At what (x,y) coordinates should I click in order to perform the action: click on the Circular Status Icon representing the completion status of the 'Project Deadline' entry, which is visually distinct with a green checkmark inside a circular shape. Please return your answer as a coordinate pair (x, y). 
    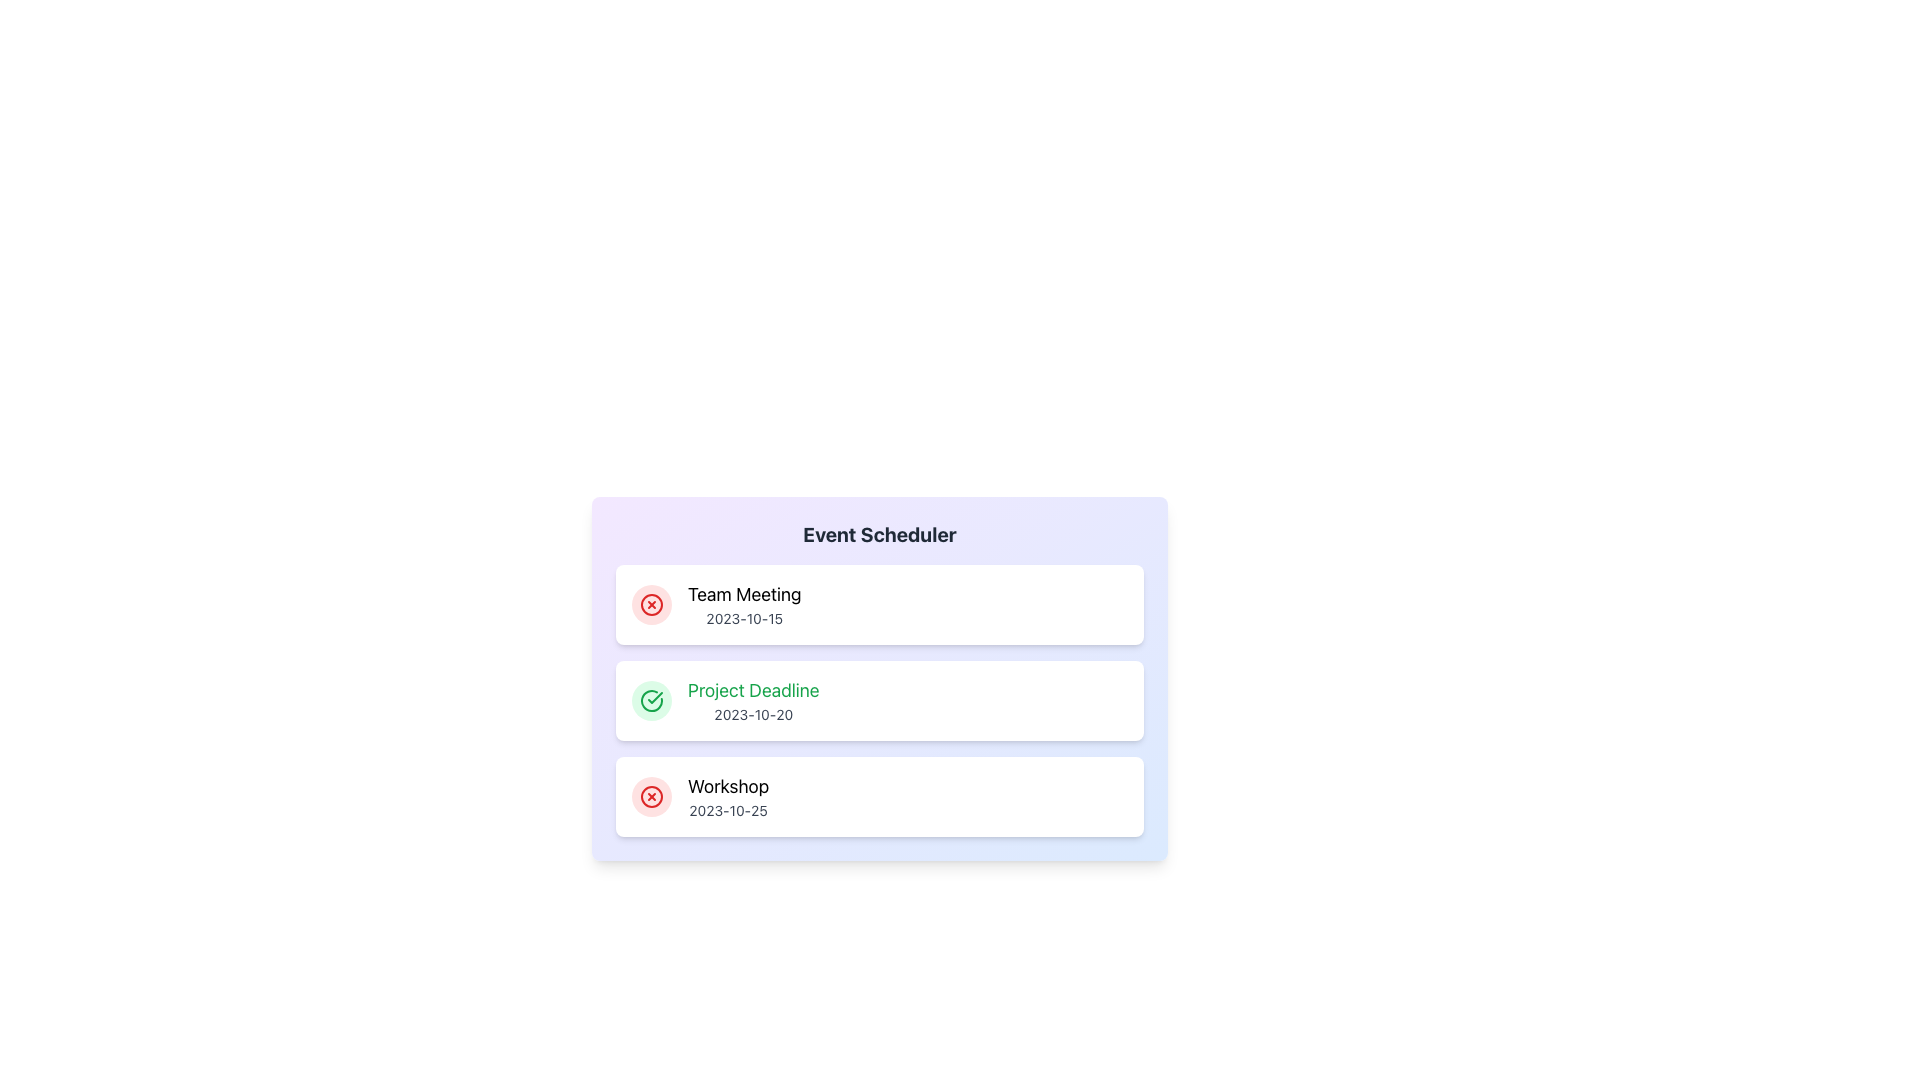
    Looking at the image, I should click on (652, 700).